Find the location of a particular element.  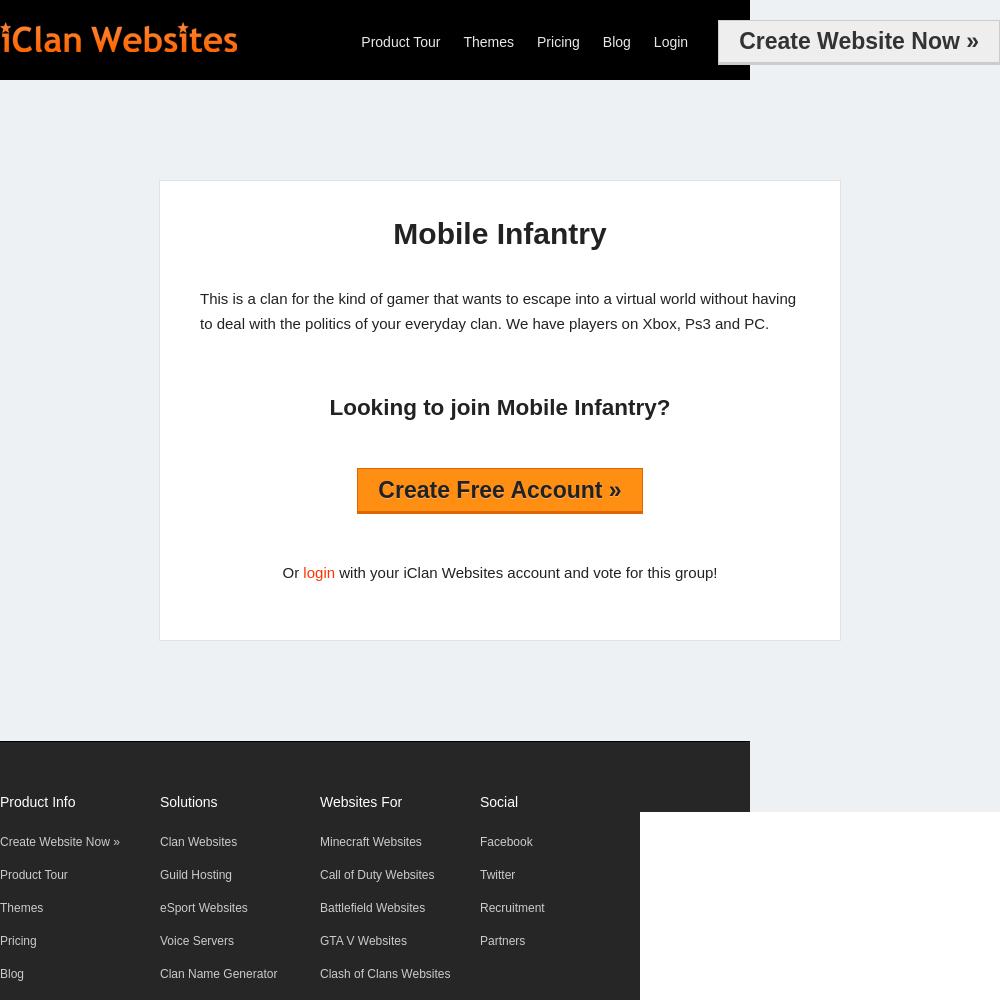

'Facebook' is located at coordinates (506, 841).